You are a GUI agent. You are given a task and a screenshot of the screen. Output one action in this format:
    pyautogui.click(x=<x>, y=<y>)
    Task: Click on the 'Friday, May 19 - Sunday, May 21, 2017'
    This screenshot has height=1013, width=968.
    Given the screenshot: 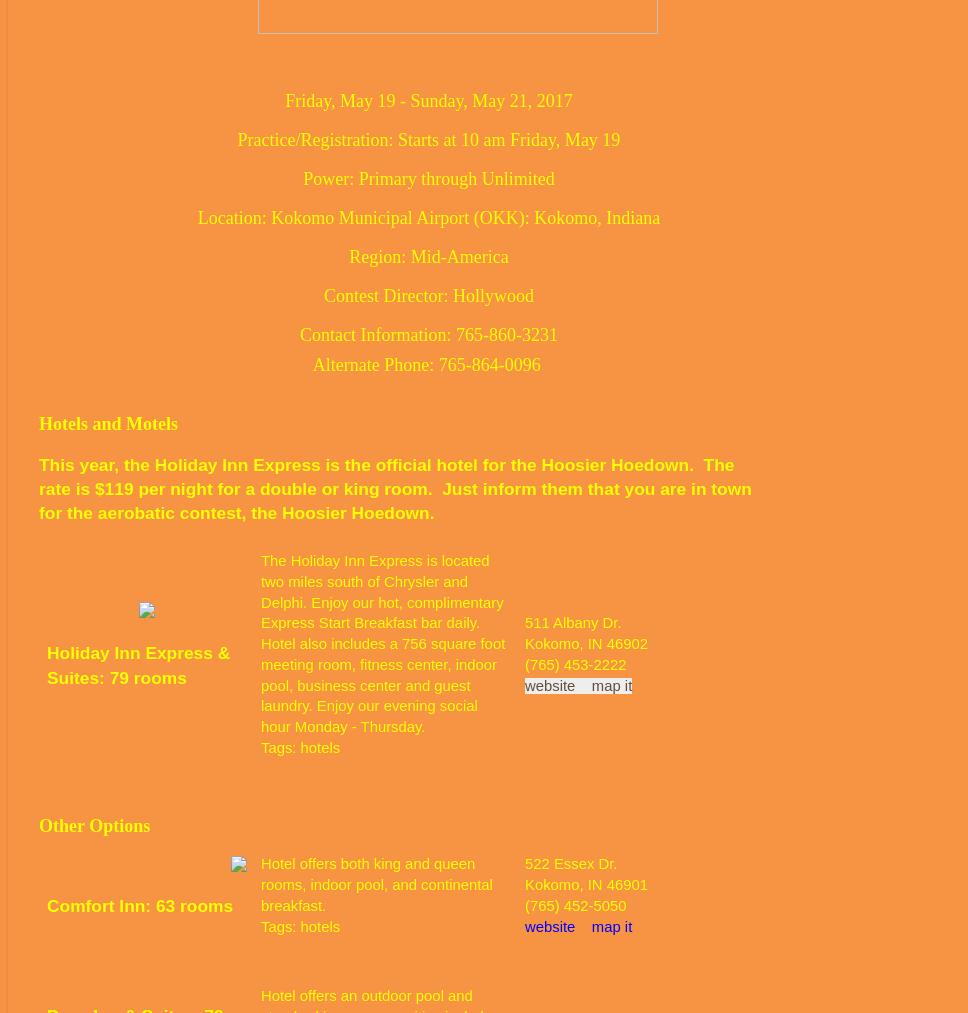 What is the action you would take?
    pyautogui.click(x=428, y=98)
    